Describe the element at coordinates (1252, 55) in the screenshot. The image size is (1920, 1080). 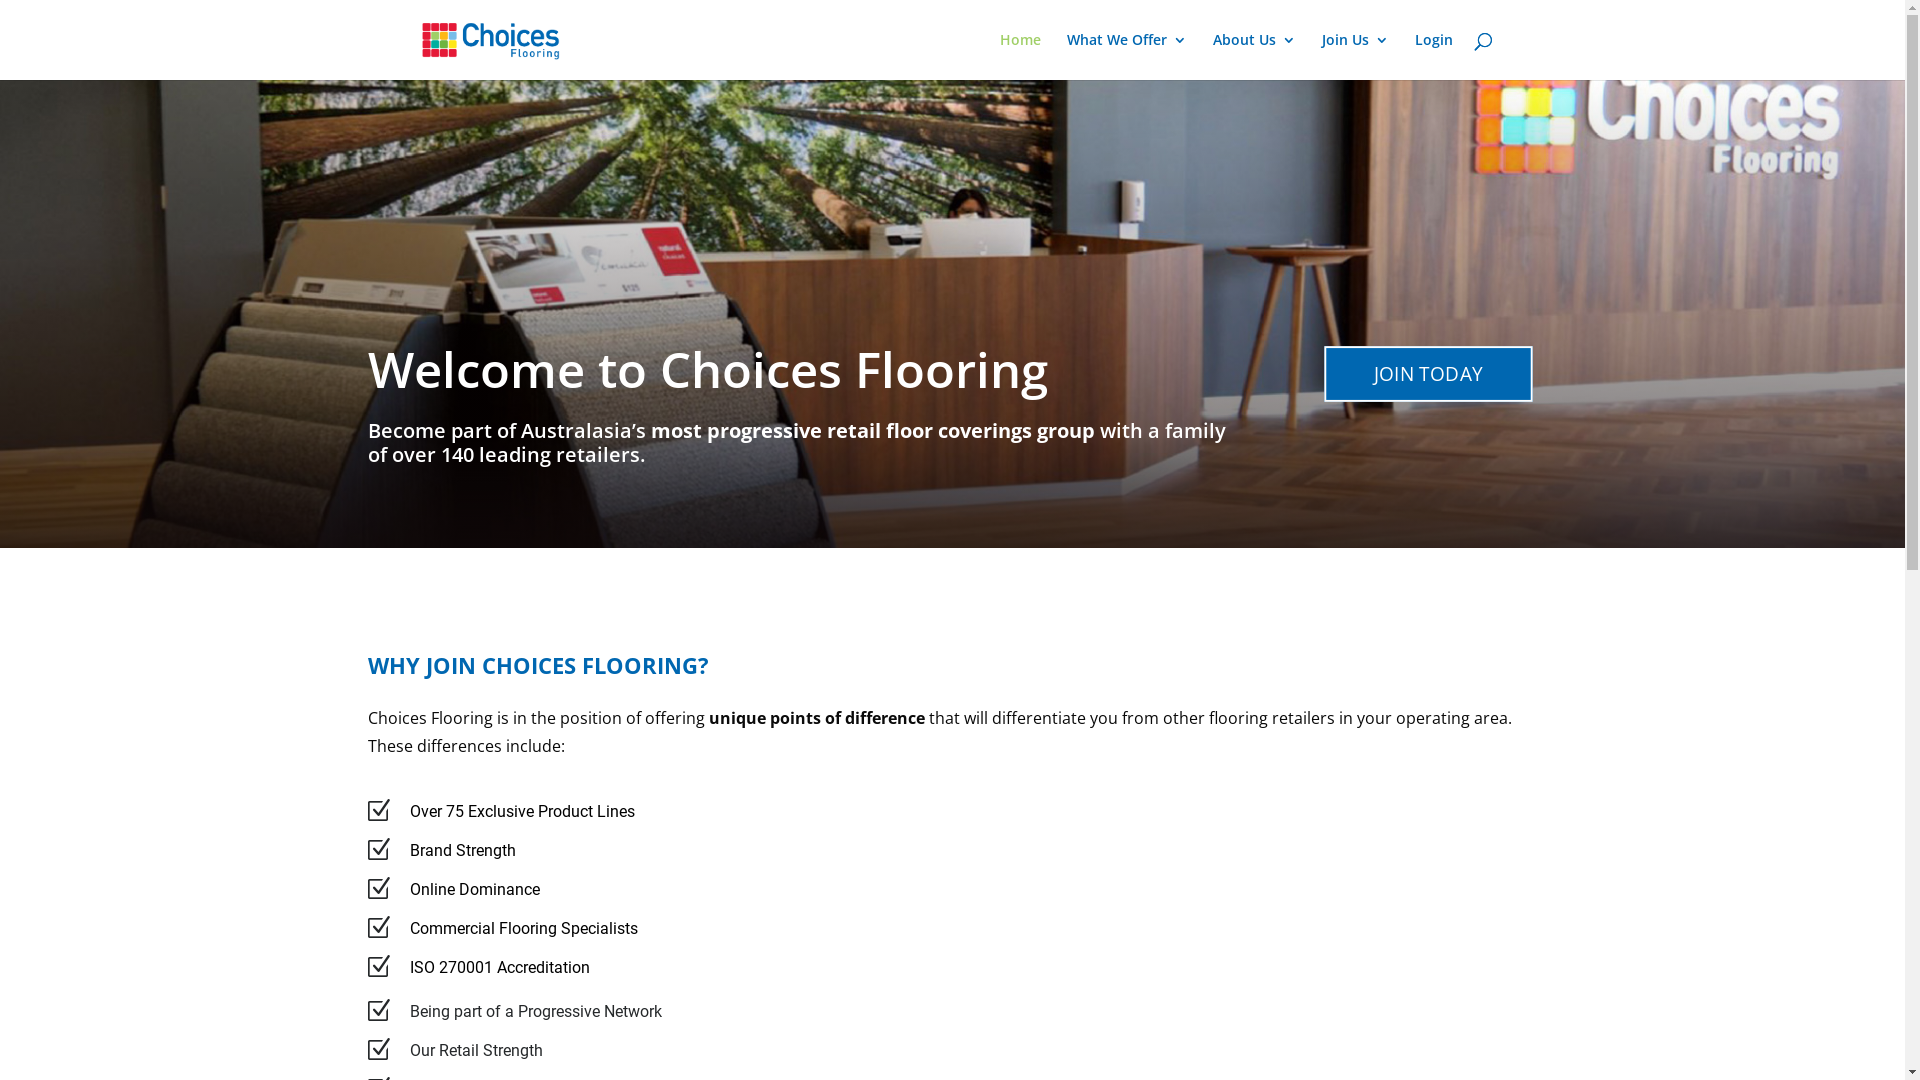
I see `'About Us'` at that location.